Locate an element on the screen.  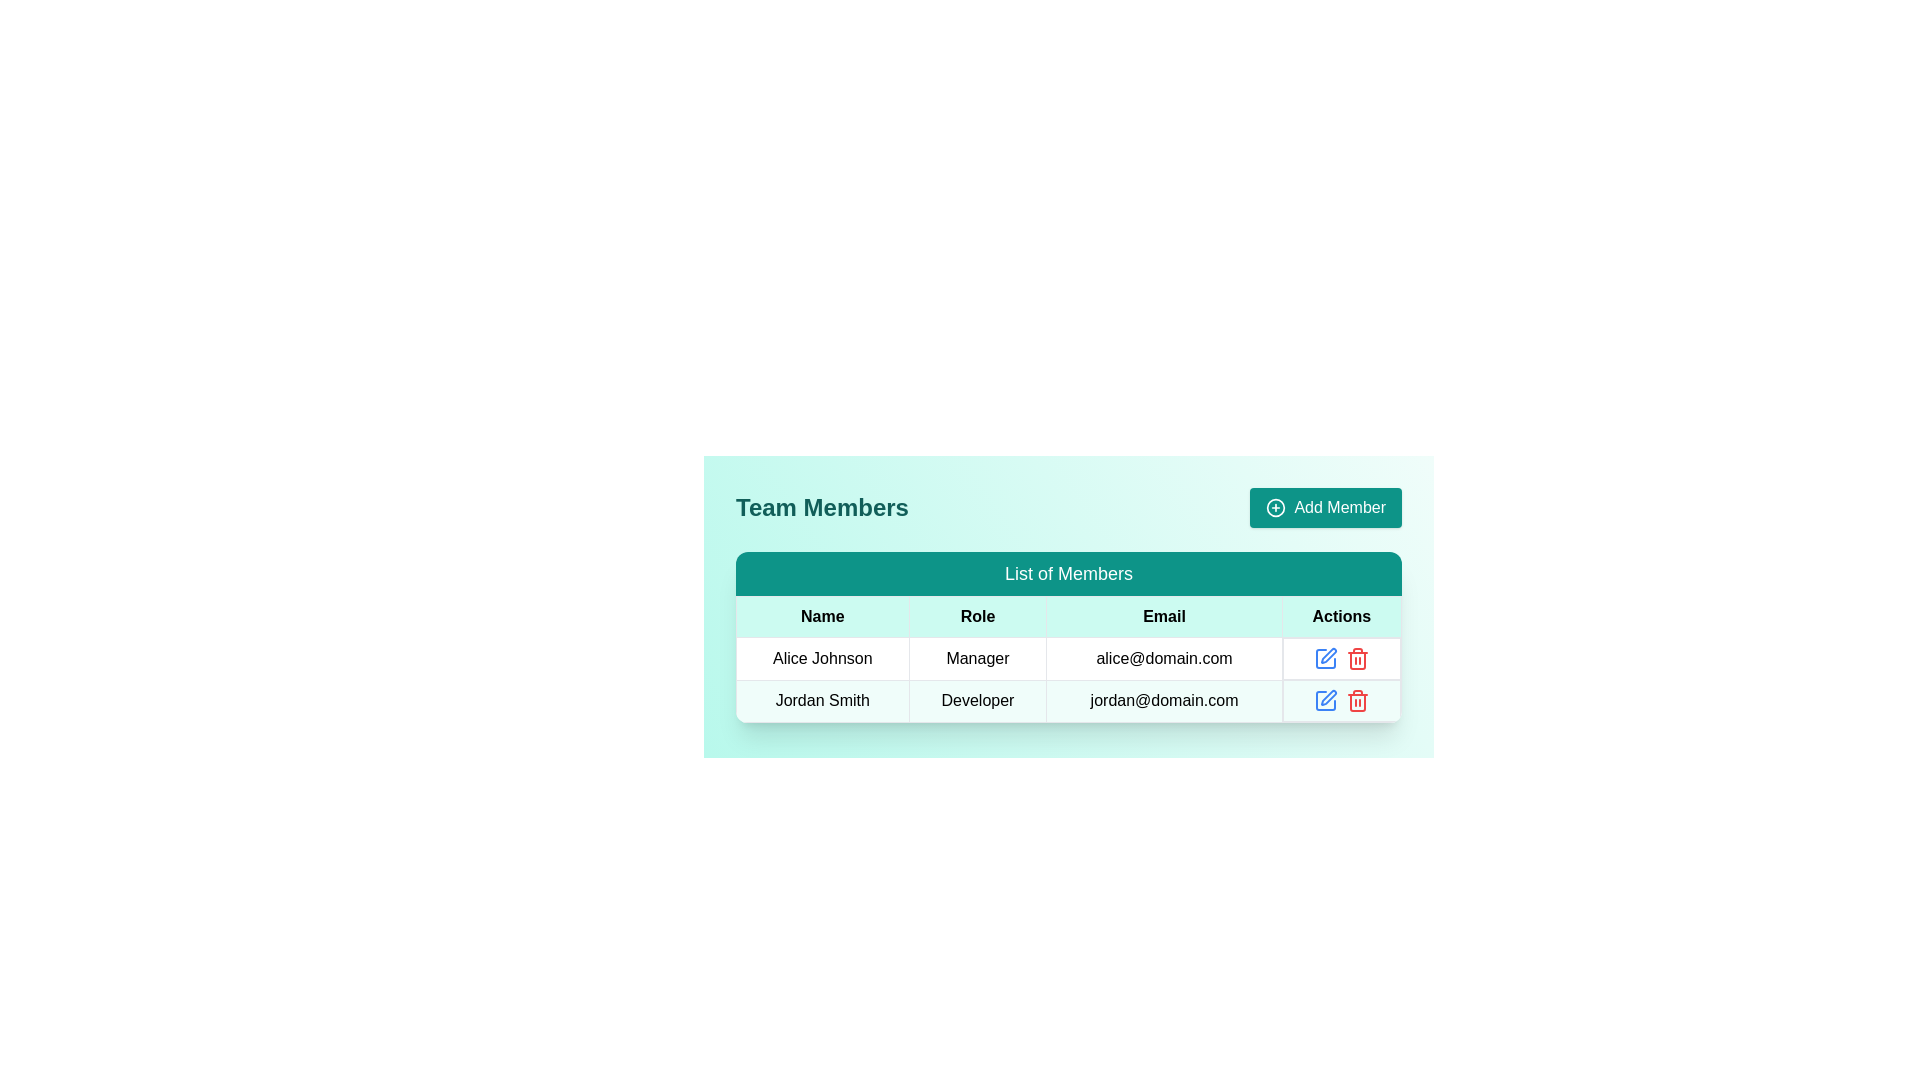
the edit button located is located at coordinates (1325, 659).